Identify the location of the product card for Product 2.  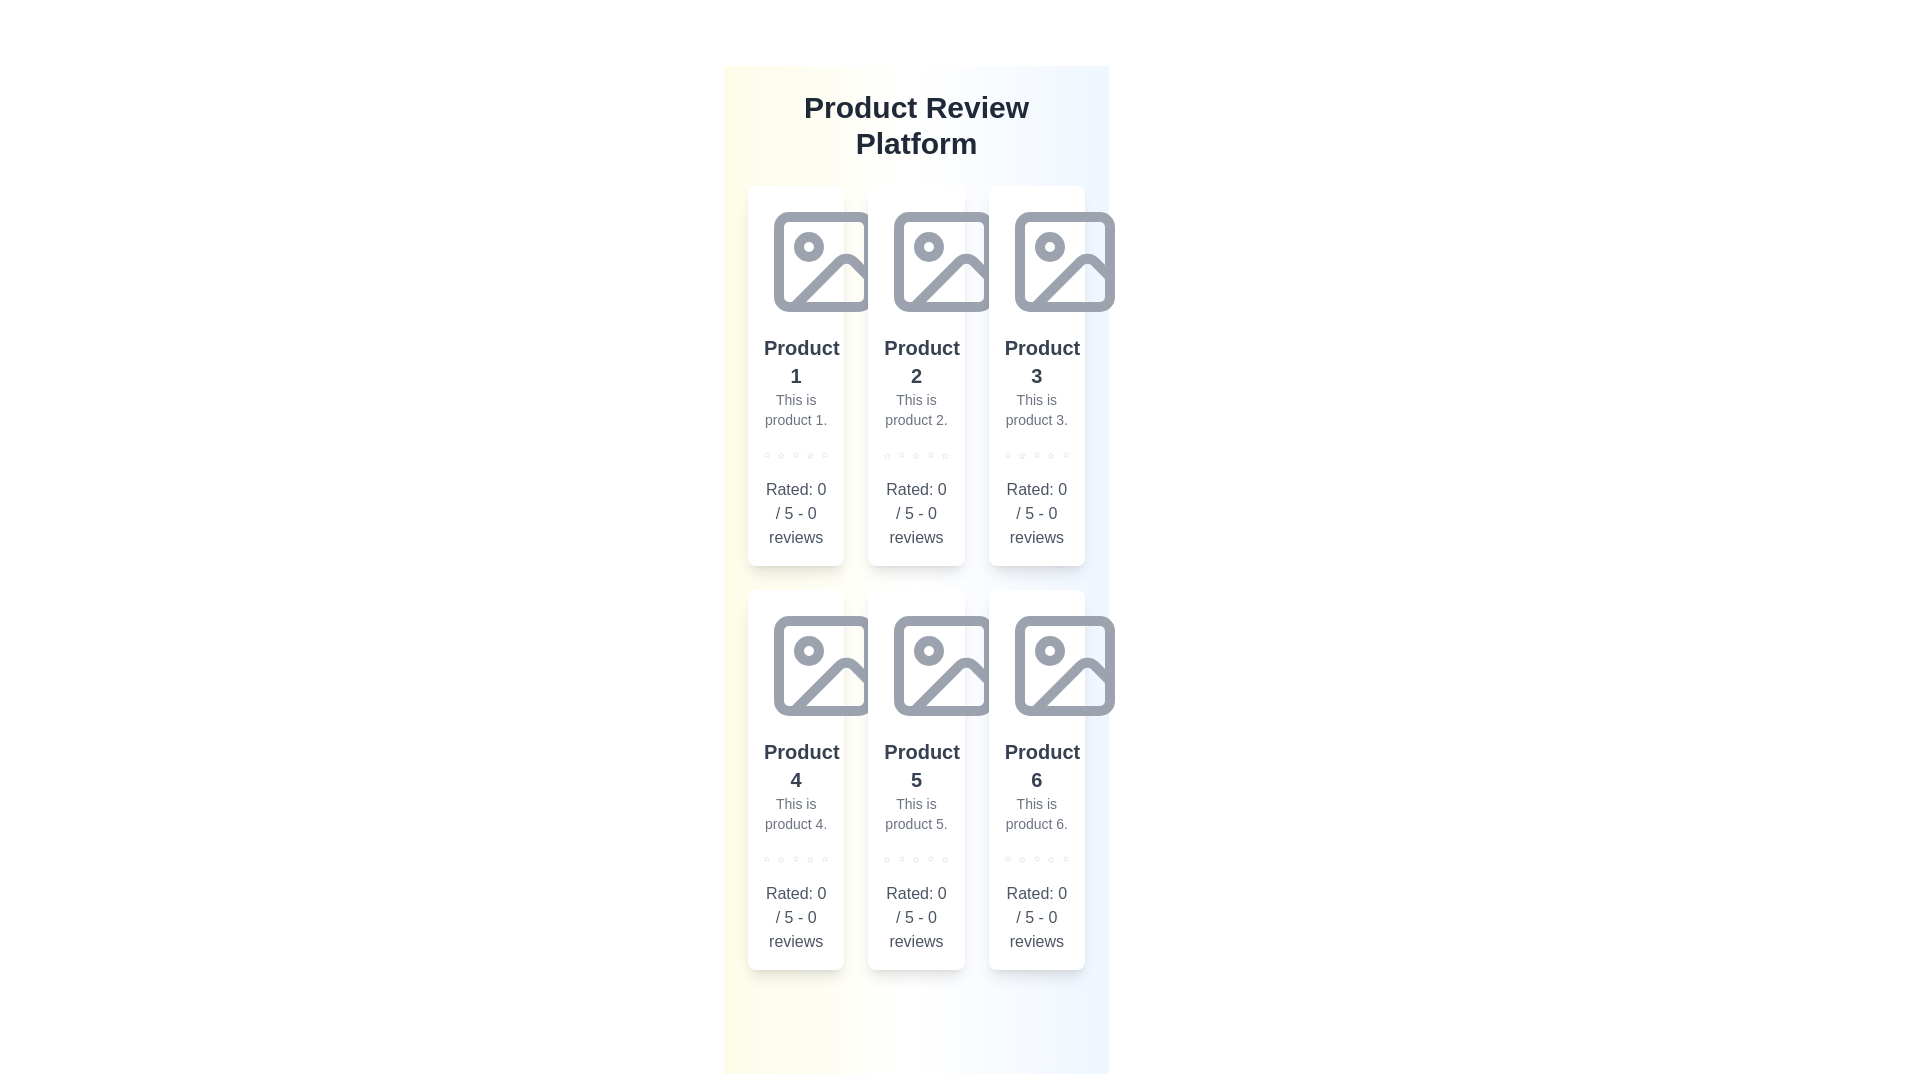
(915, 375).